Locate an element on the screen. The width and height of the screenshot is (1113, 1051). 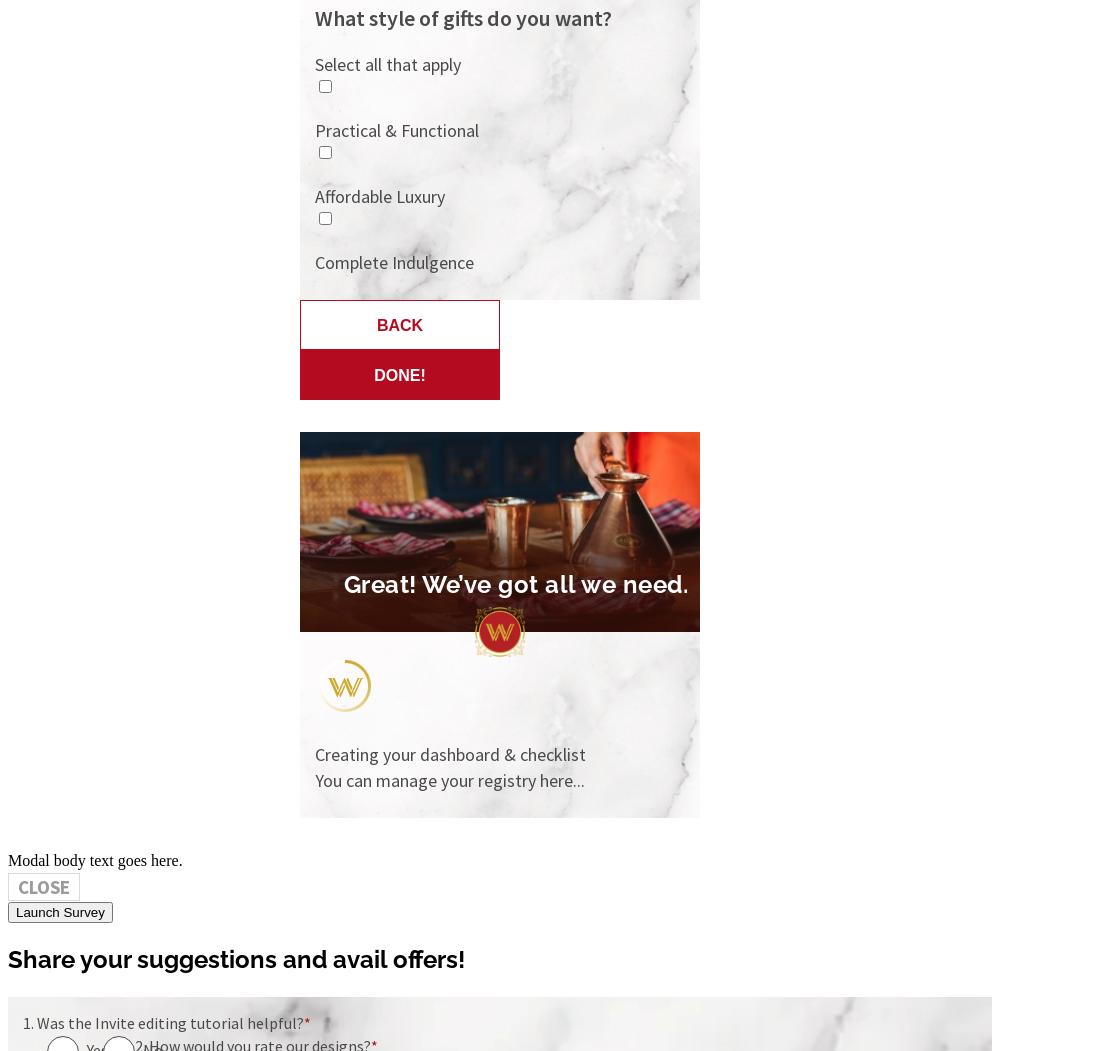
'Select all that apply' is located at coordinates (387, 63).